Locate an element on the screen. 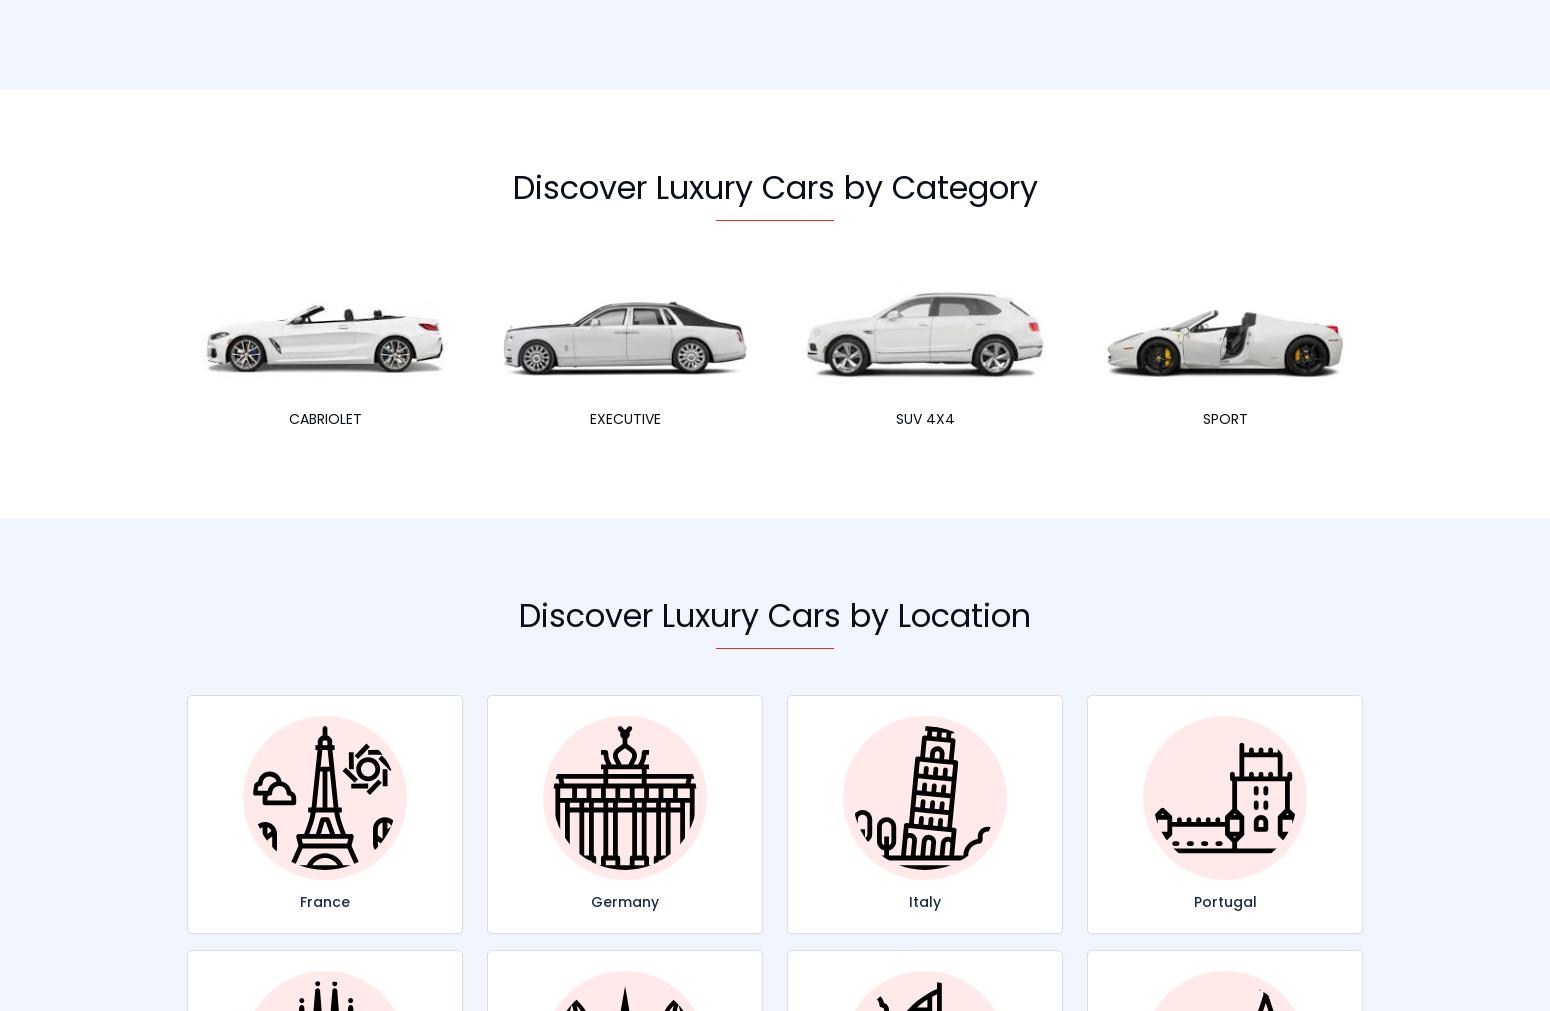 Image resolution: width=1550 pixels, height=1011 pixels. 'Germany' is located at coordinates (591, 901).